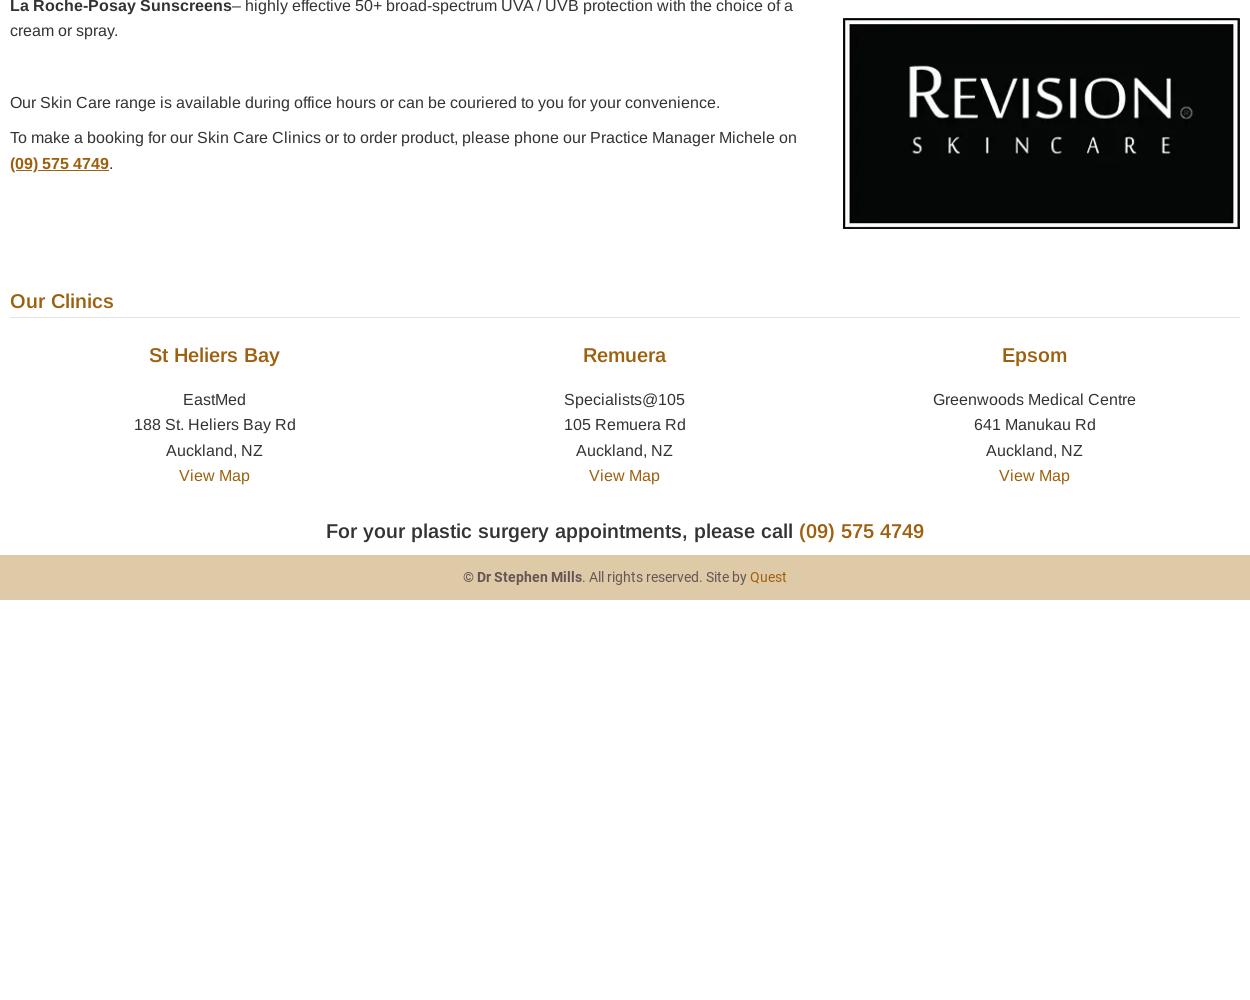 The image size is (1250, 1000). Describe the element at coordinates (562, 530) in the screenshot. I see `'For your plastic surgery appointments, please call'` at that location.